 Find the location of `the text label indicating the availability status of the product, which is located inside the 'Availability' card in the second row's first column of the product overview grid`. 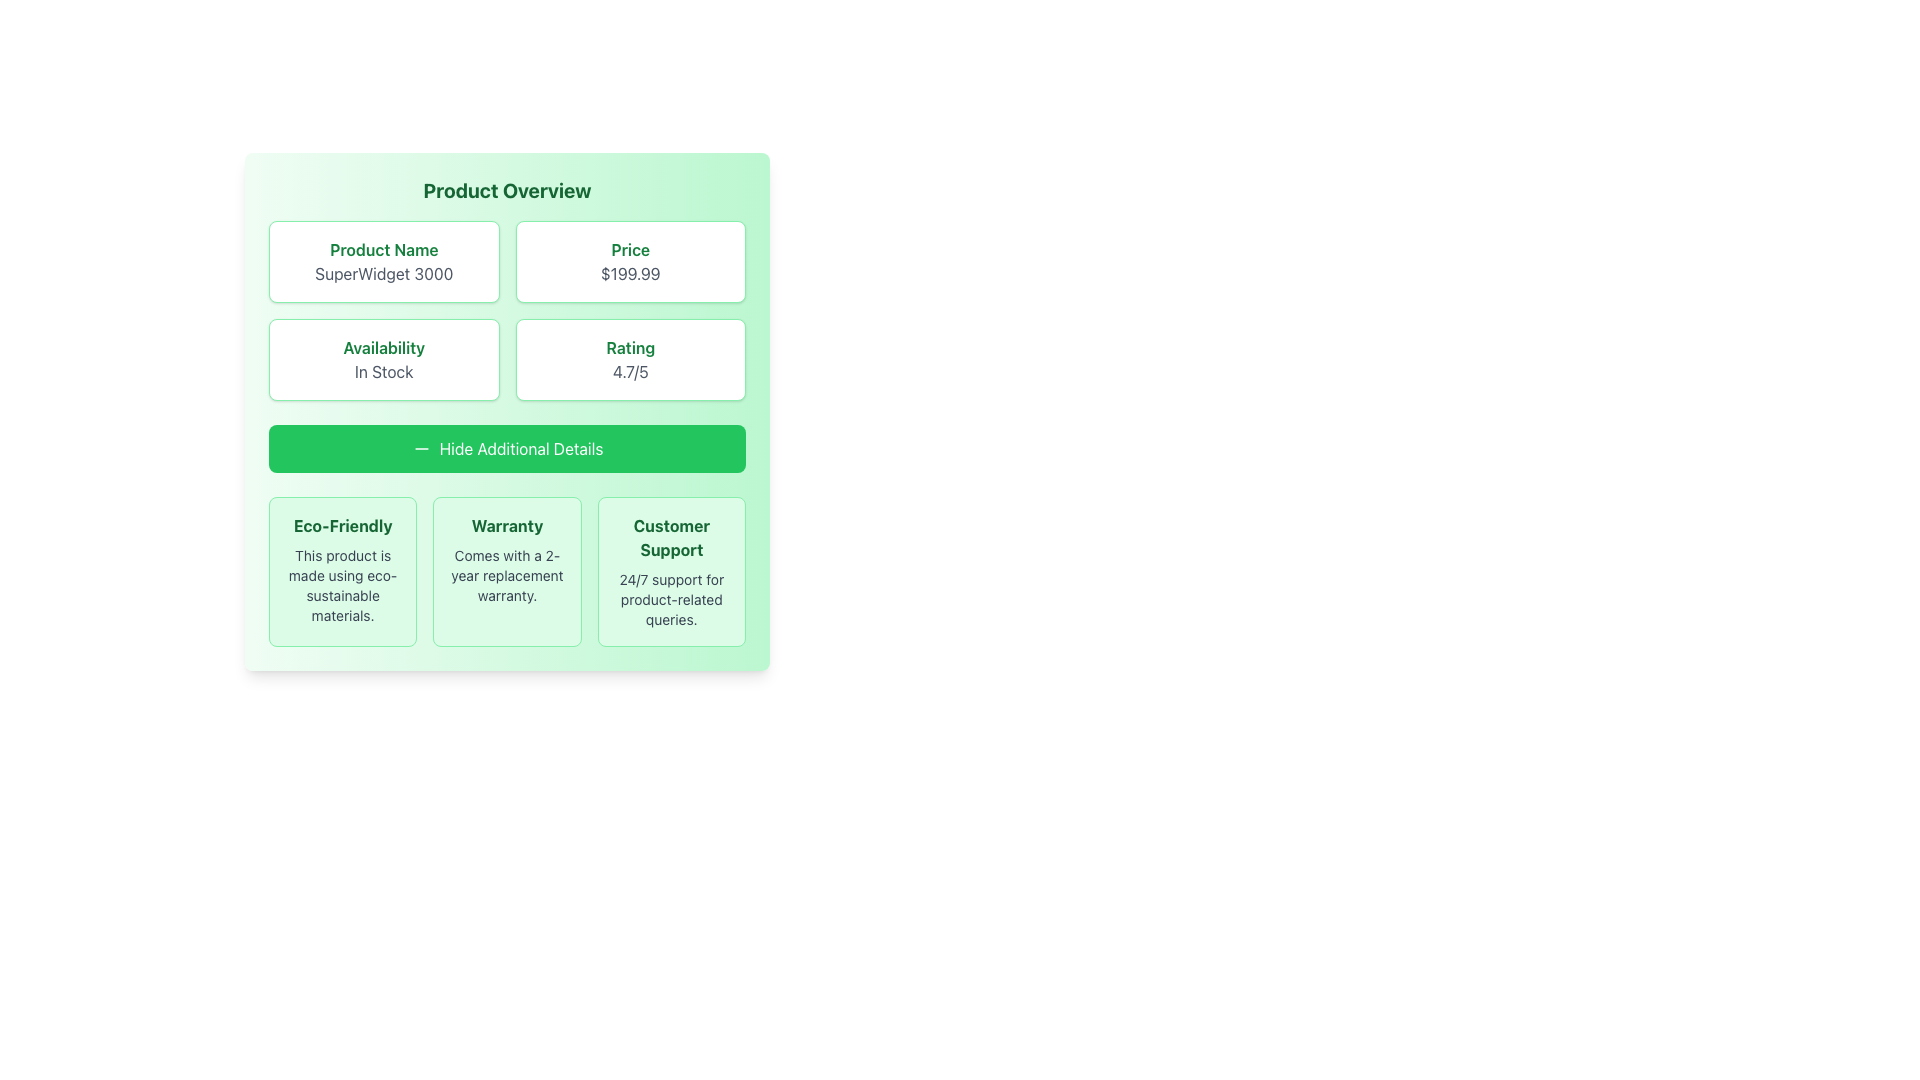

the text label indicating the availability status of the product, which is located inside the 'Availability' card in the second row's first column of the product overview grid is located at coordinates (384, 346).